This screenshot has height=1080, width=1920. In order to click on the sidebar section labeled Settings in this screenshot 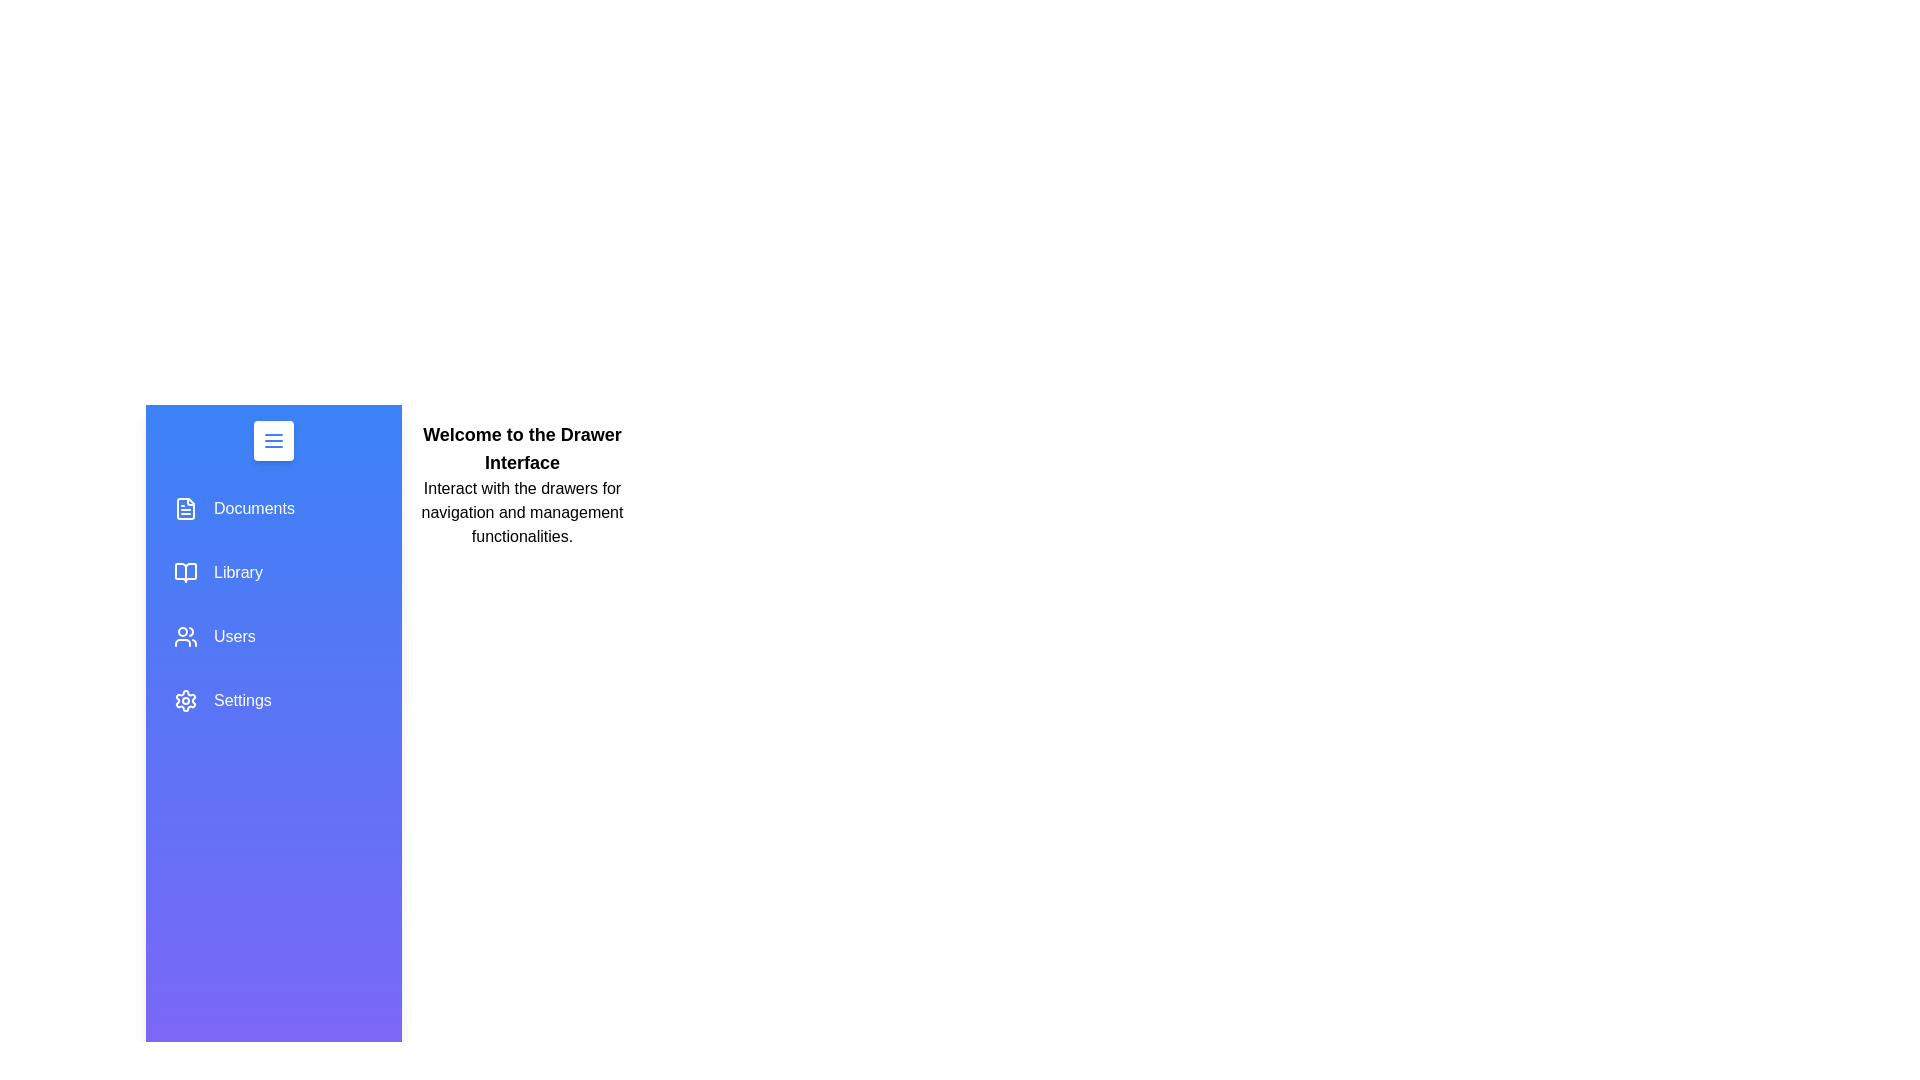, I will do `click(272, 700)`.